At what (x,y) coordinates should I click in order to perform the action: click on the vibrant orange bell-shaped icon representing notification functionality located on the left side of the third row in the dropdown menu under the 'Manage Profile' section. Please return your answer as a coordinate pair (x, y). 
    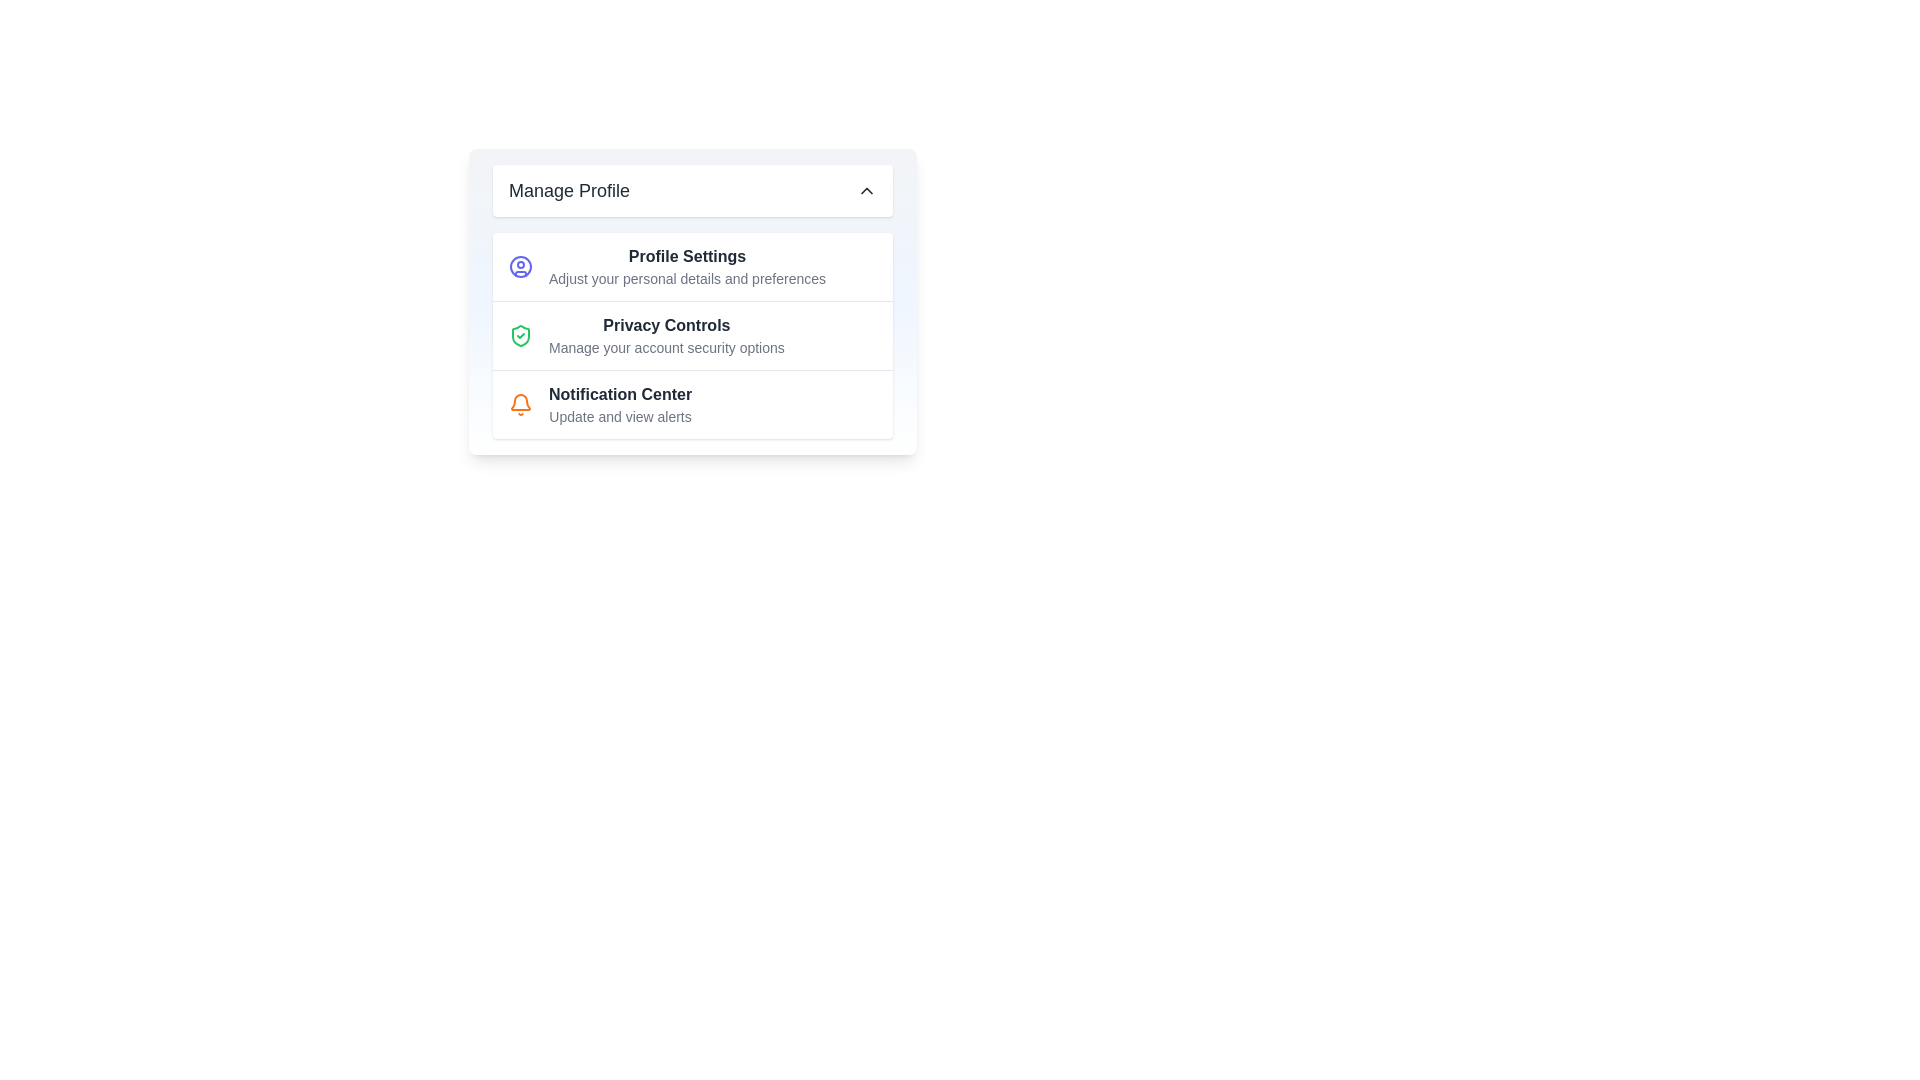
    Looking at the image, I should click on (521, 405).